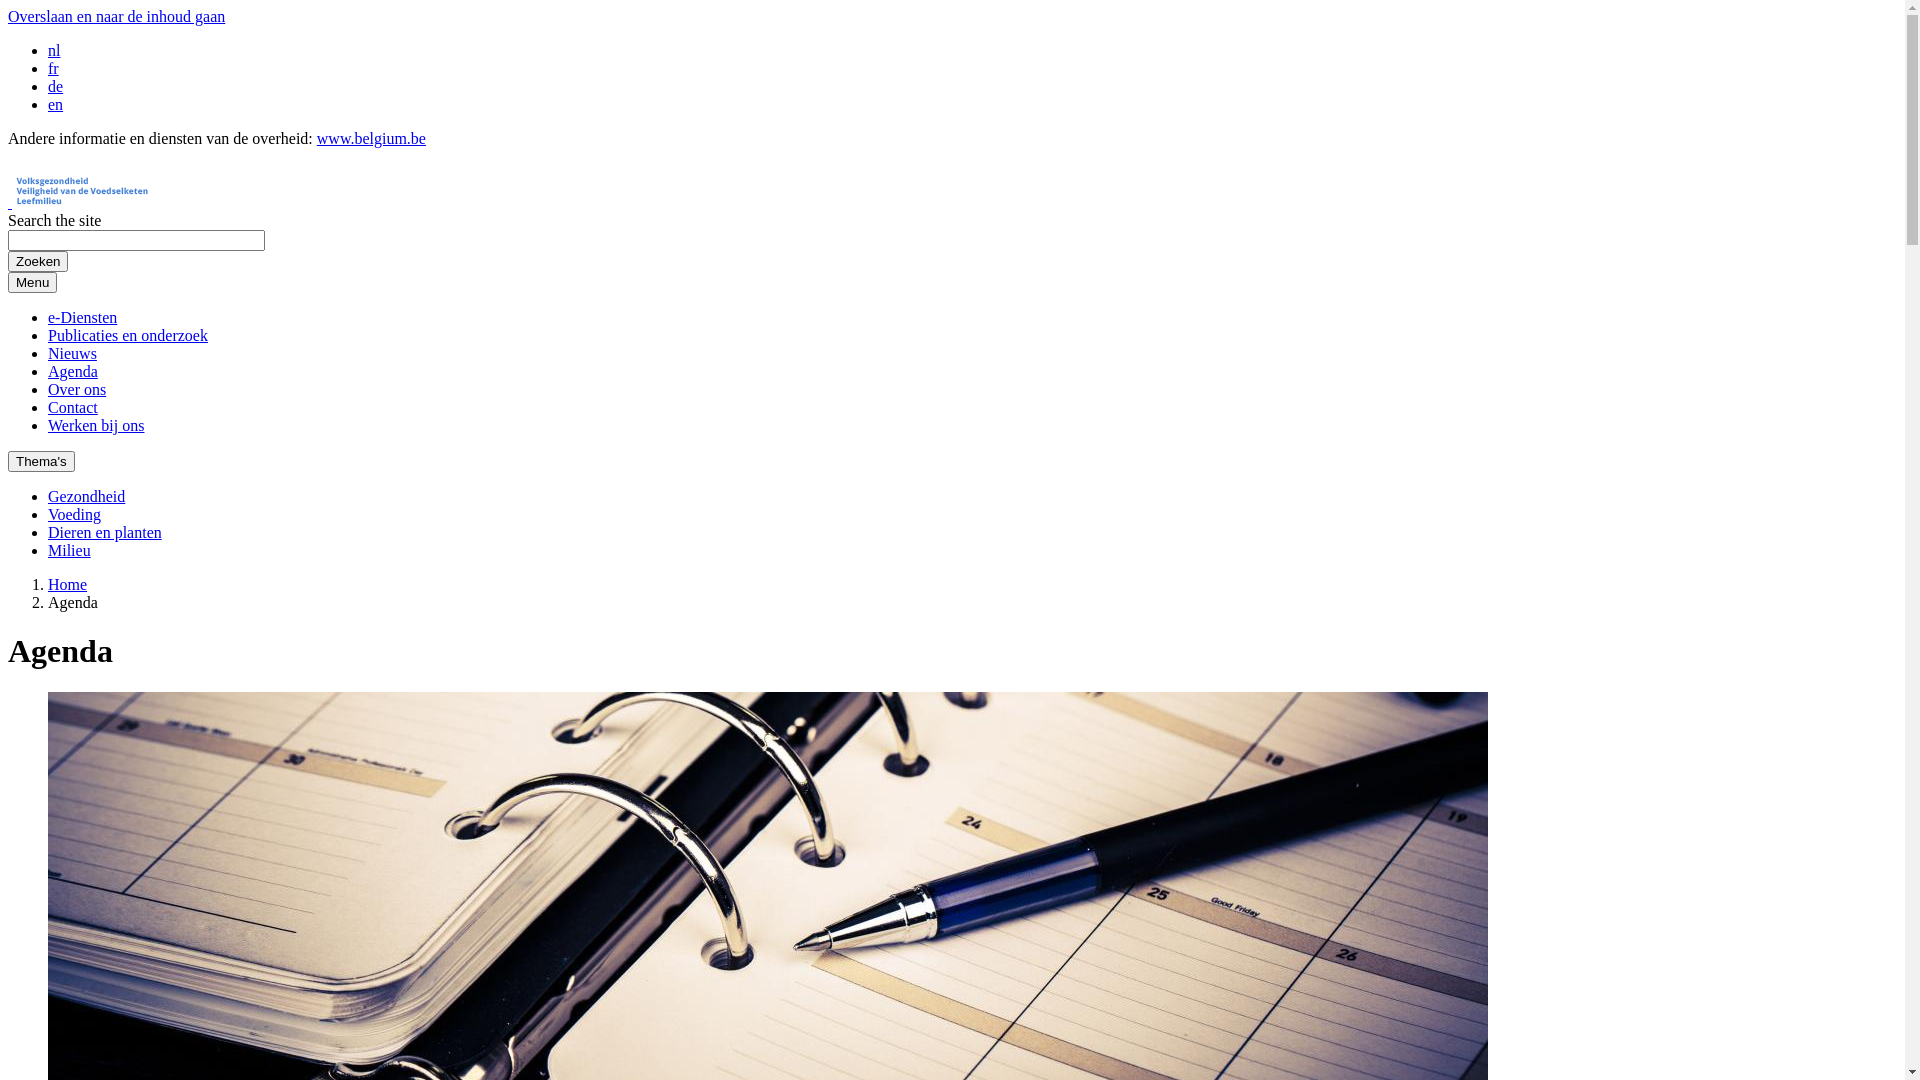  Describe the element at coordinates (115, 16) in the screenshot. I see `'Overslaan en naar de inhoud gaan'` at that location.